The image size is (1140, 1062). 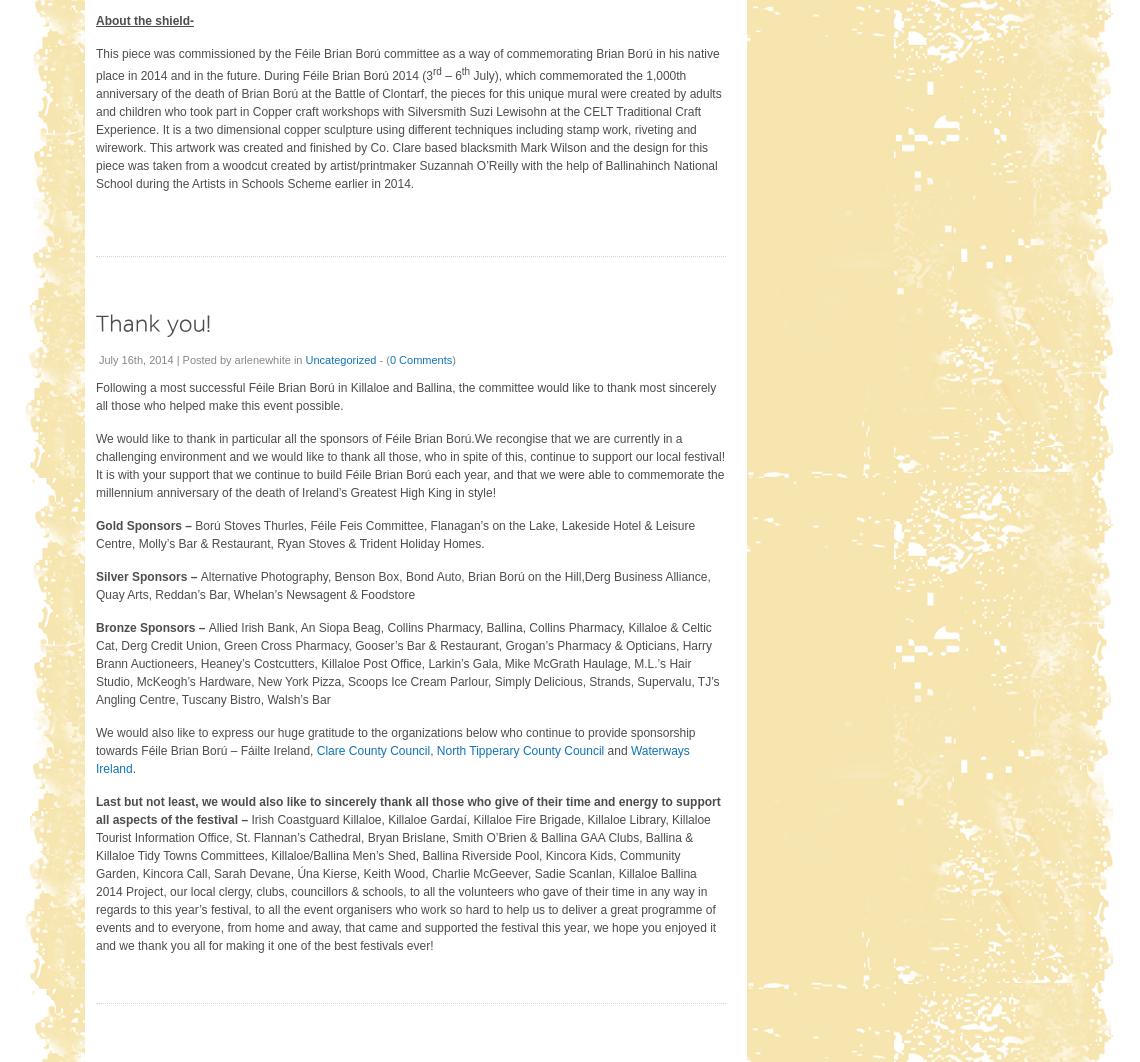 I want to click on 'th', so click(x=465, y=70).